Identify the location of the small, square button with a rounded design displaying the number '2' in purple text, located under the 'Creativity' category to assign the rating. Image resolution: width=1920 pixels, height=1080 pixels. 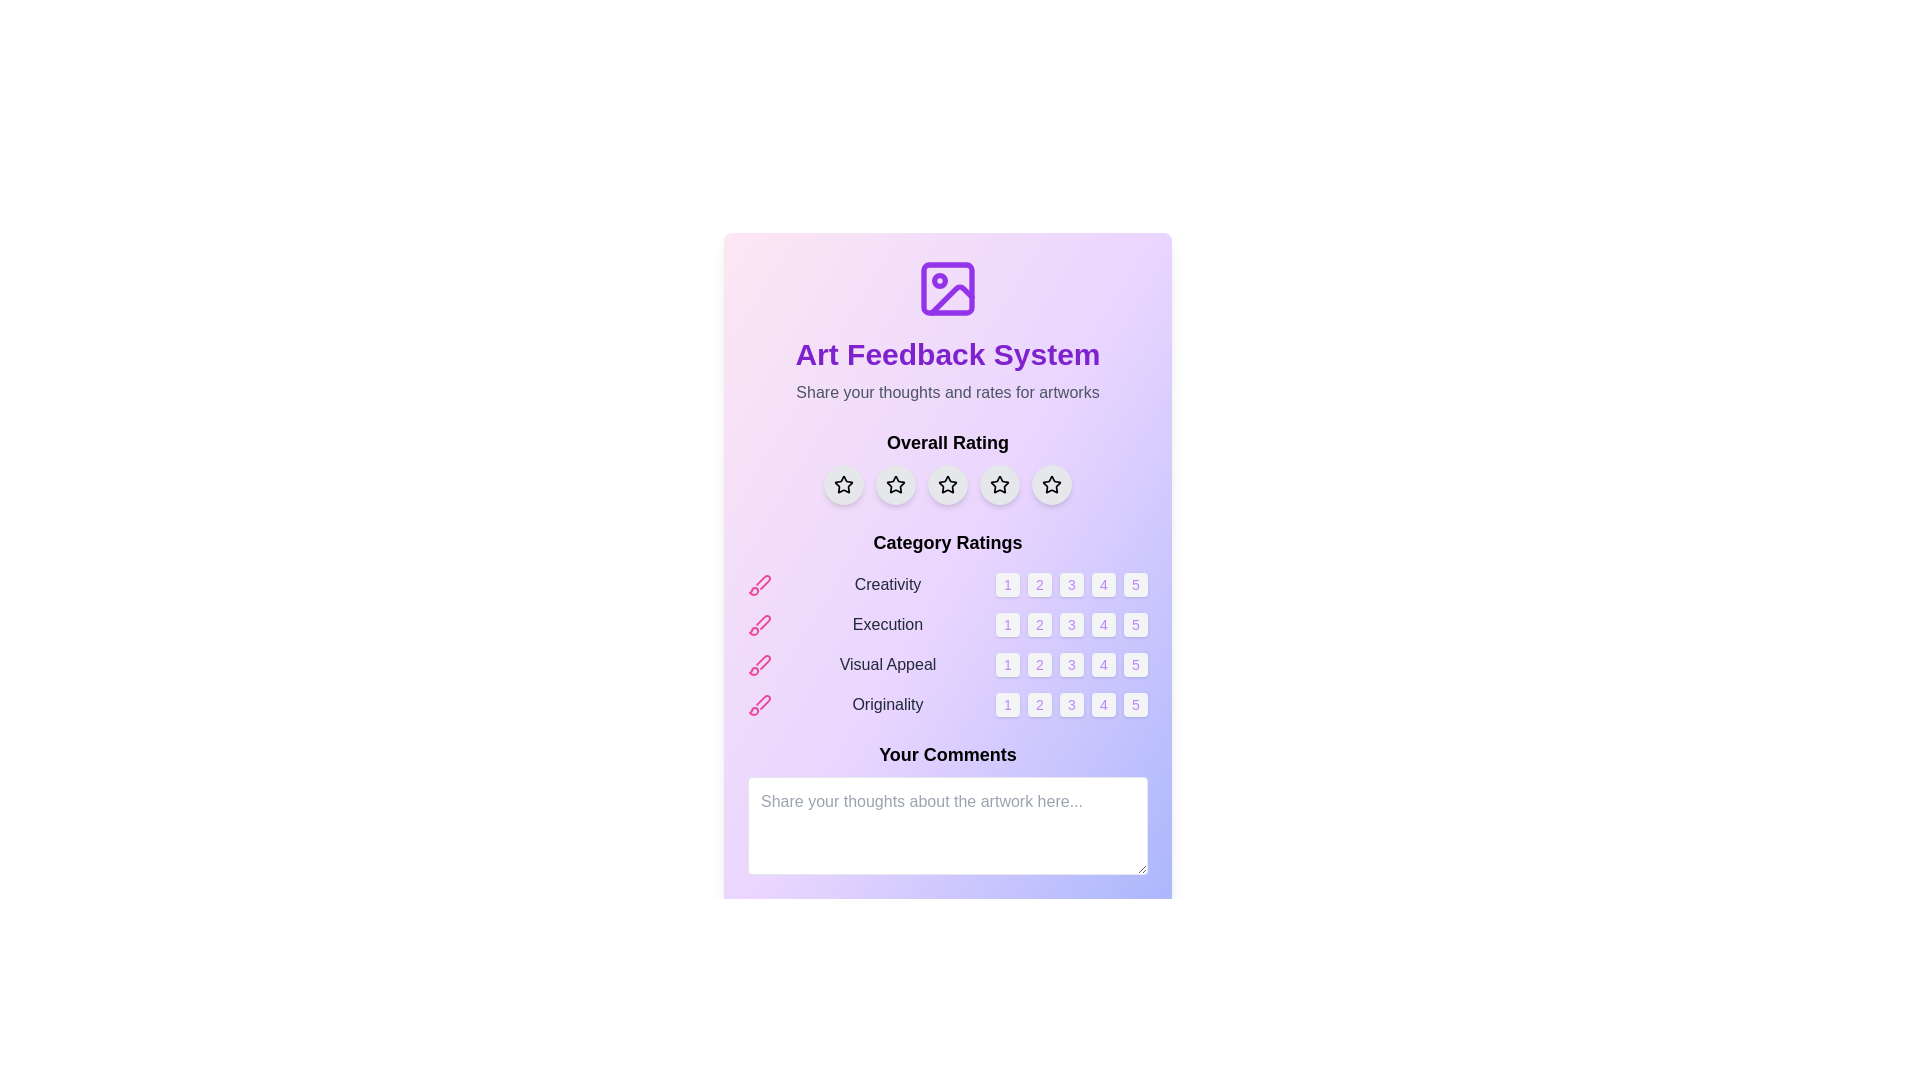
(1040, 585).